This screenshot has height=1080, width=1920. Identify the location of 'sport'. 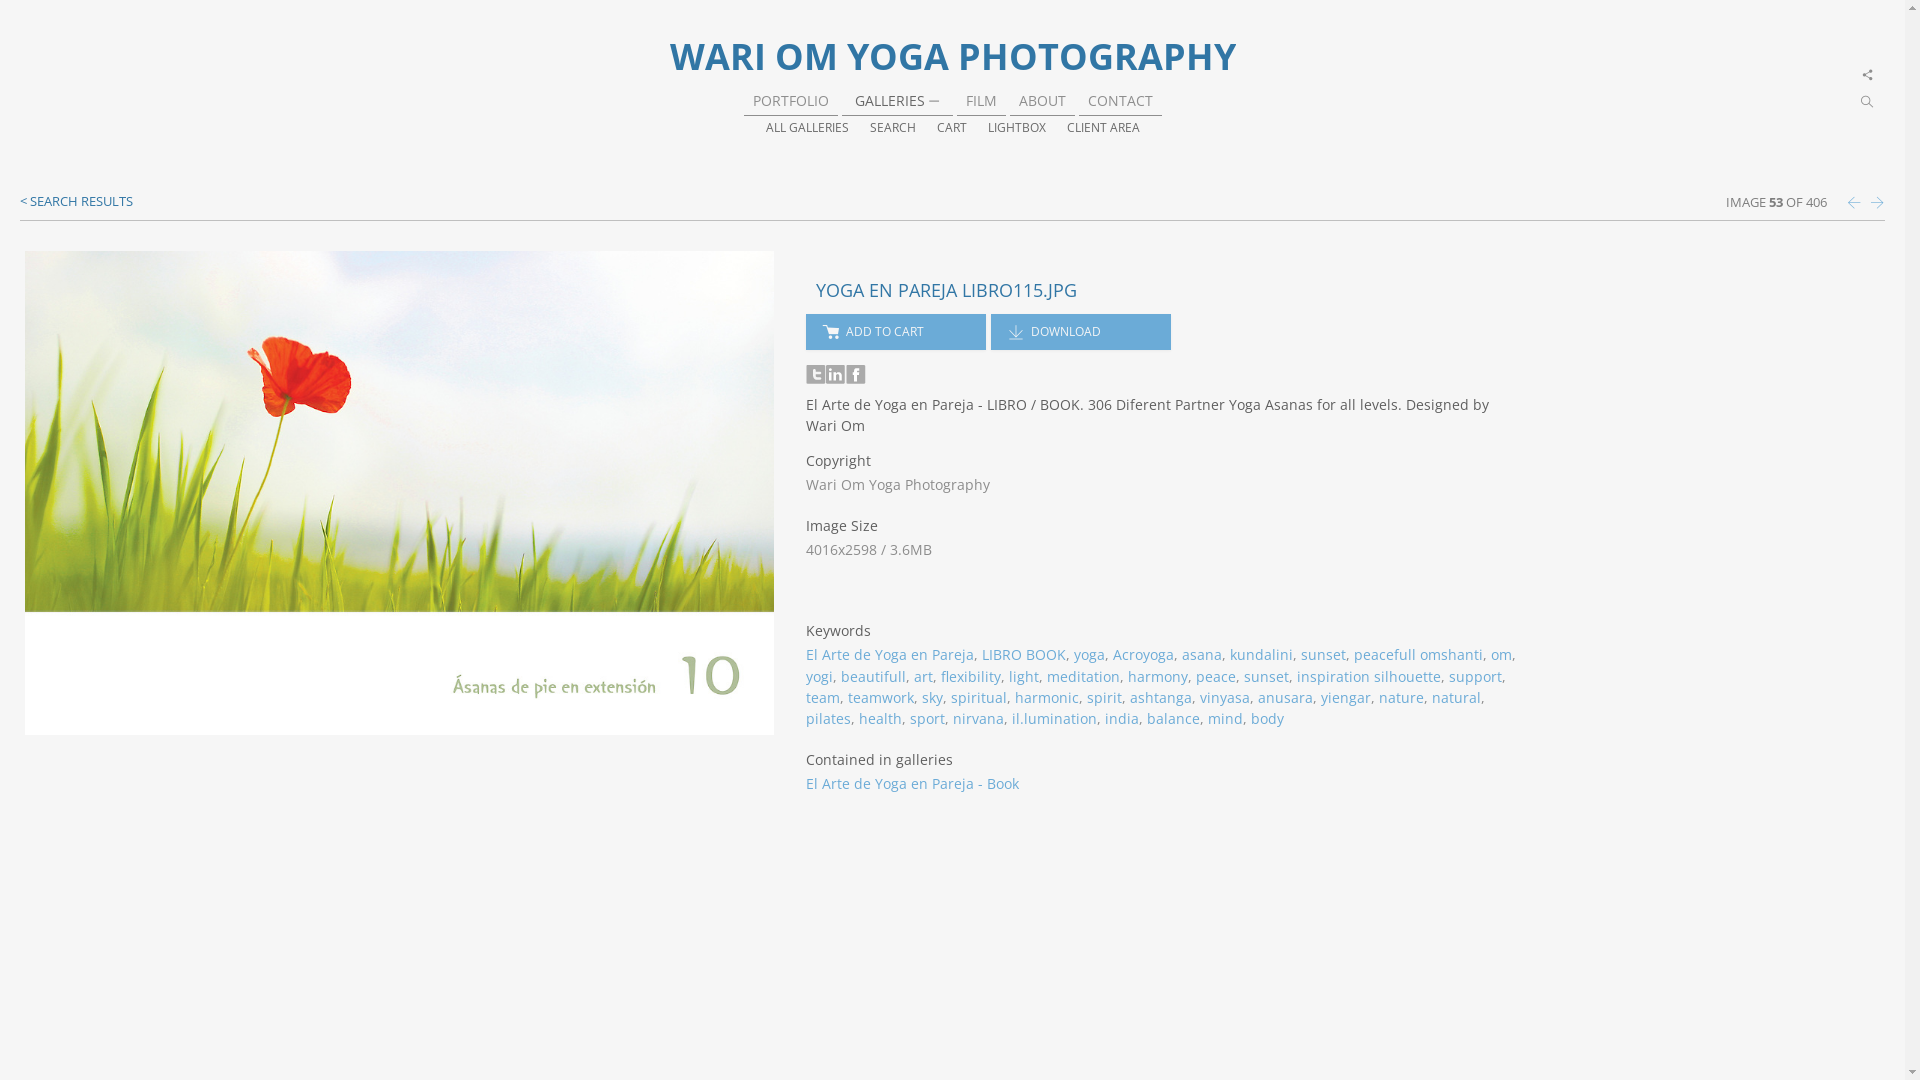
(926, 717).